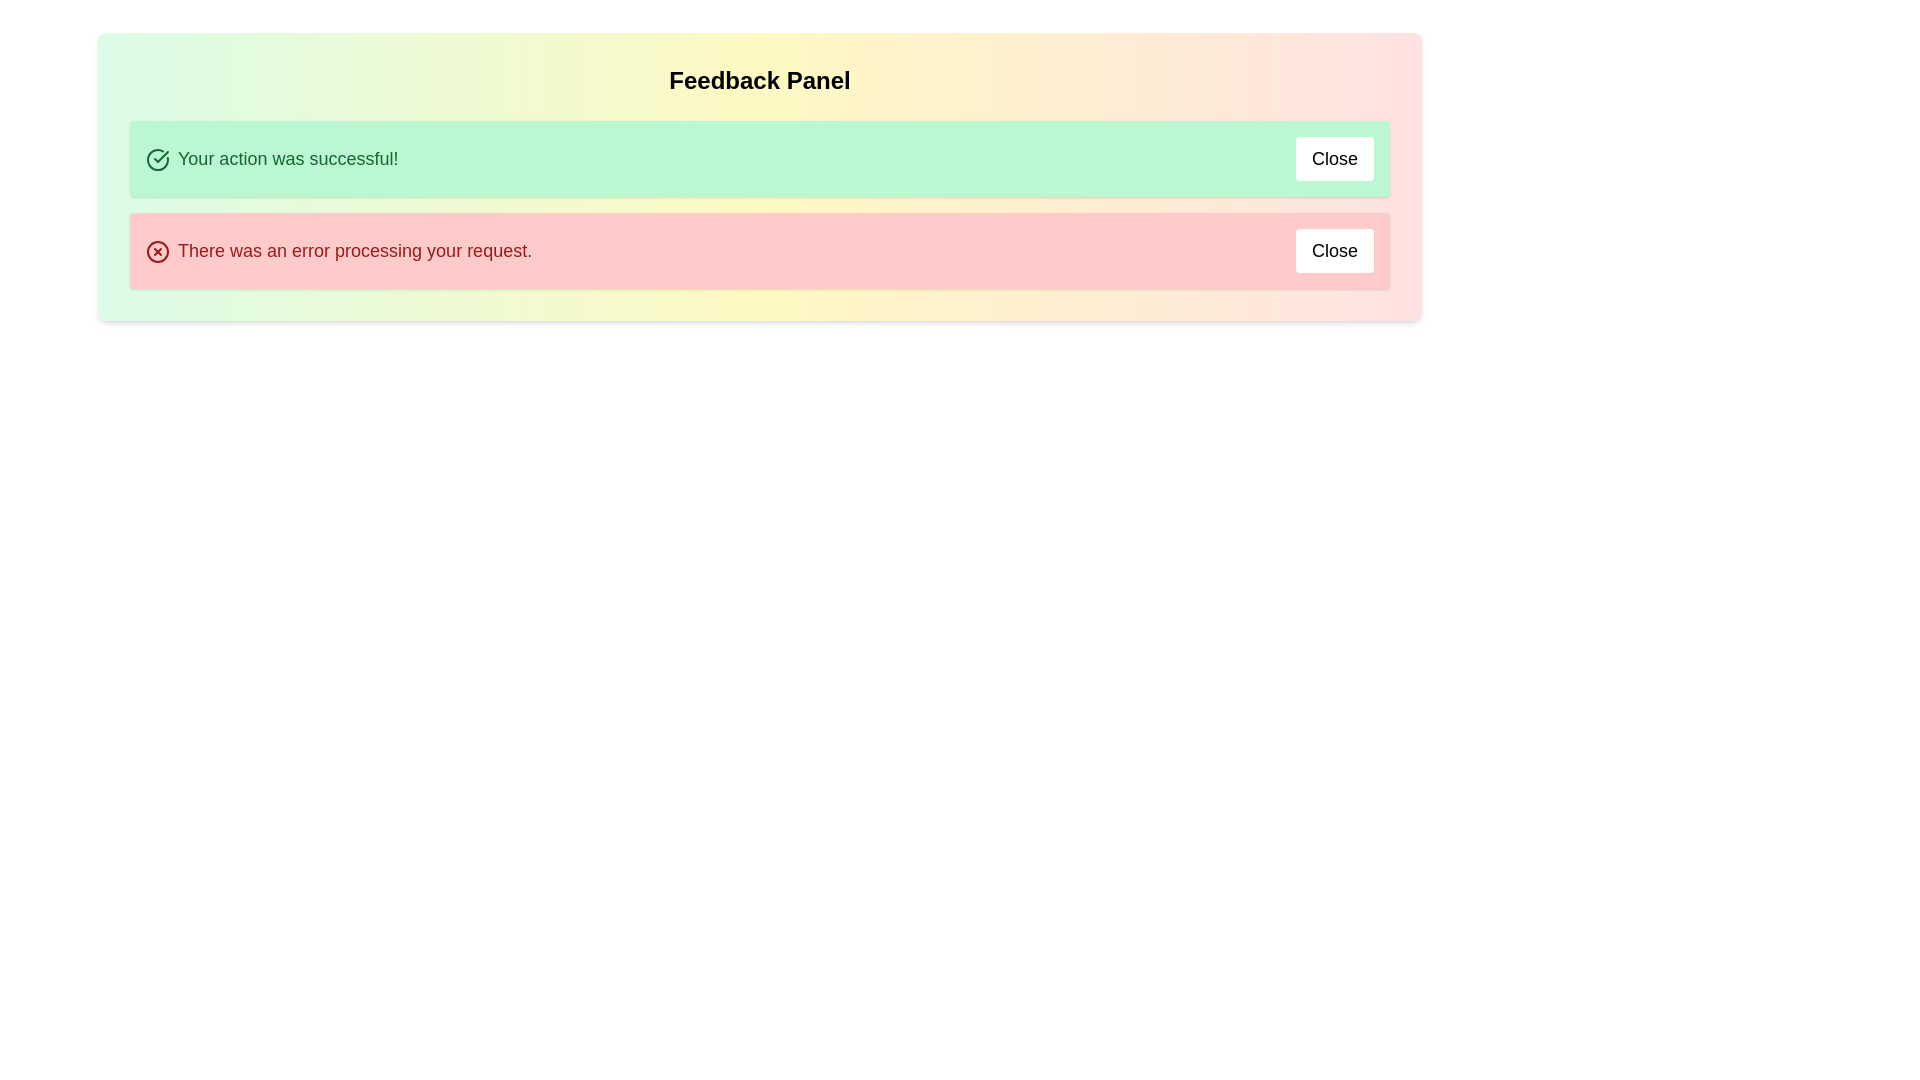 The height and width of the screenshot is (1080, 1920). What do you see at coordinates (161, 156) in the screenshot?
I see `checkmark icon located in the top-right corner of the green notification panel, which serves as a confirmation mark for successful user actions` at bounding box center [161, 156].